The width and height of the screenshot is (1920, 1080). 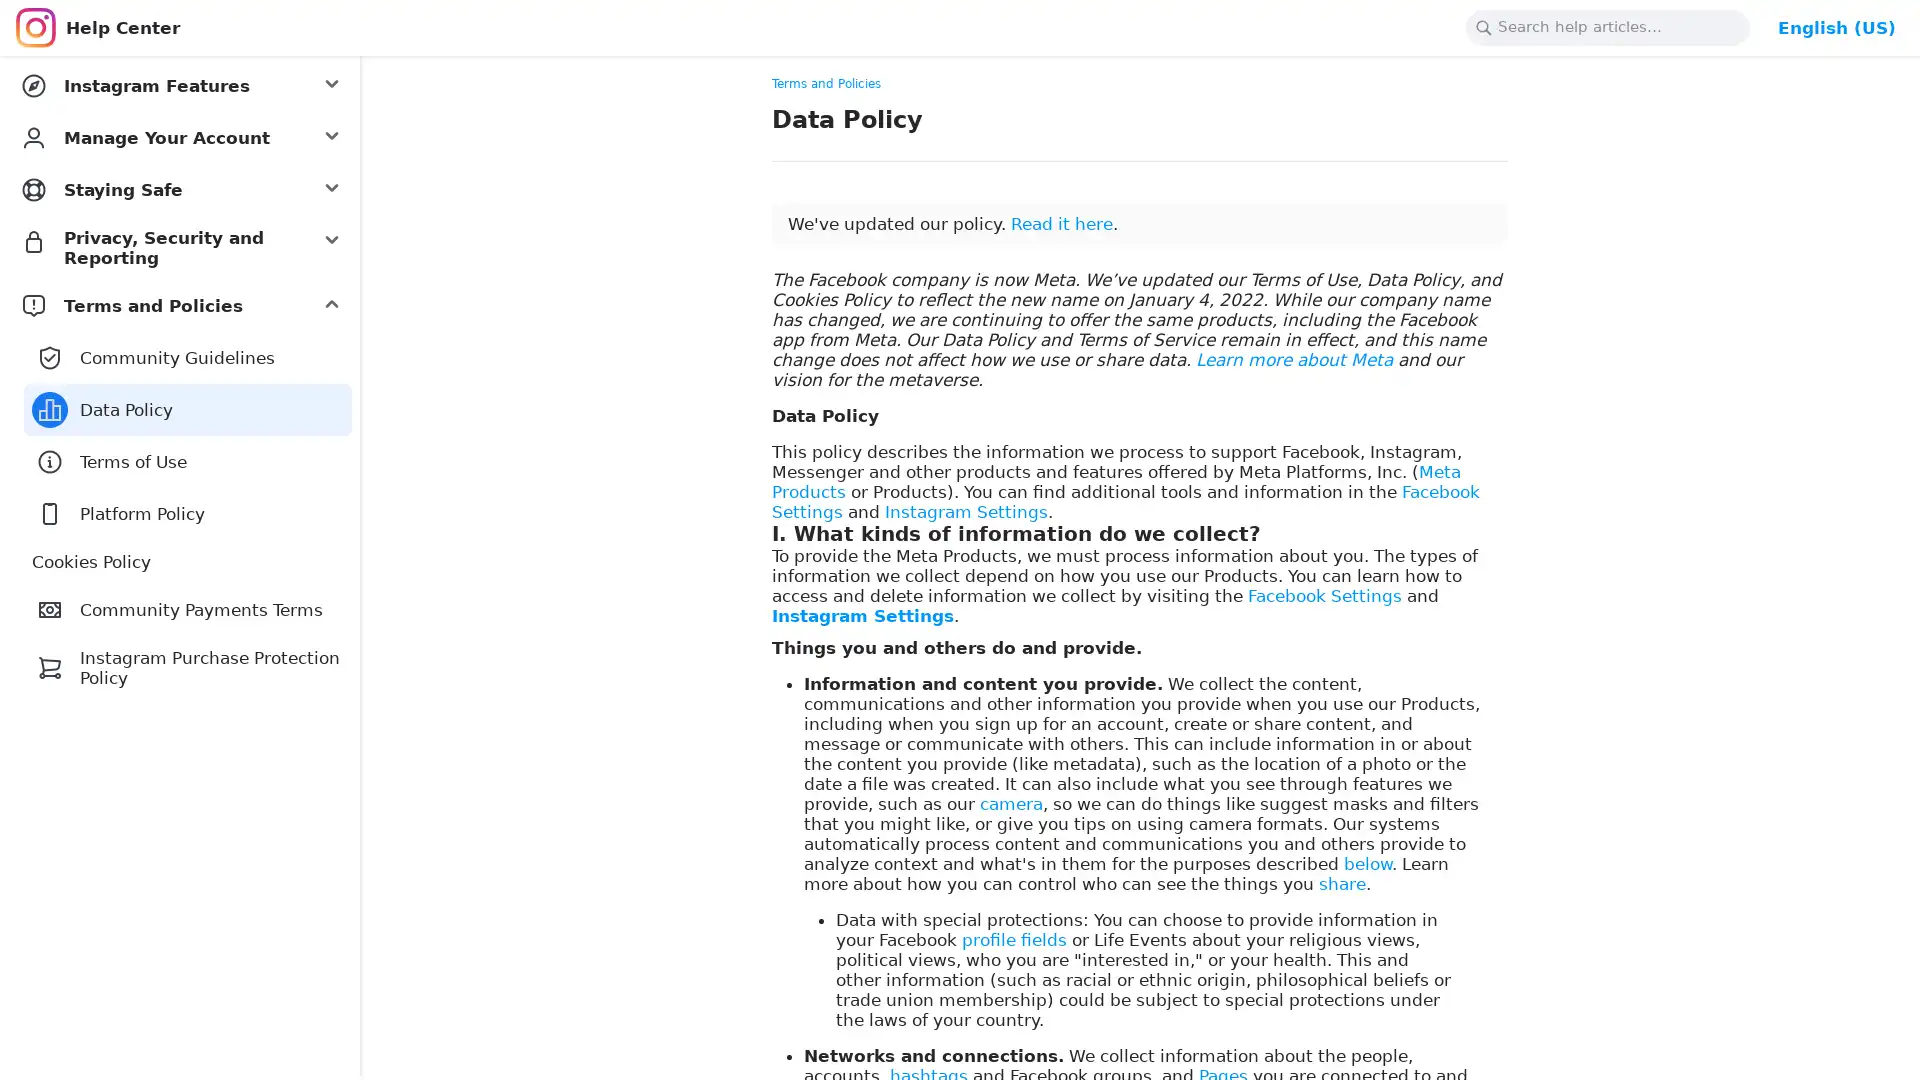 What do you see at coordinates (180, 305) in the screenshot?
I see `Terms and Policies` at bounding box center [180, 305].